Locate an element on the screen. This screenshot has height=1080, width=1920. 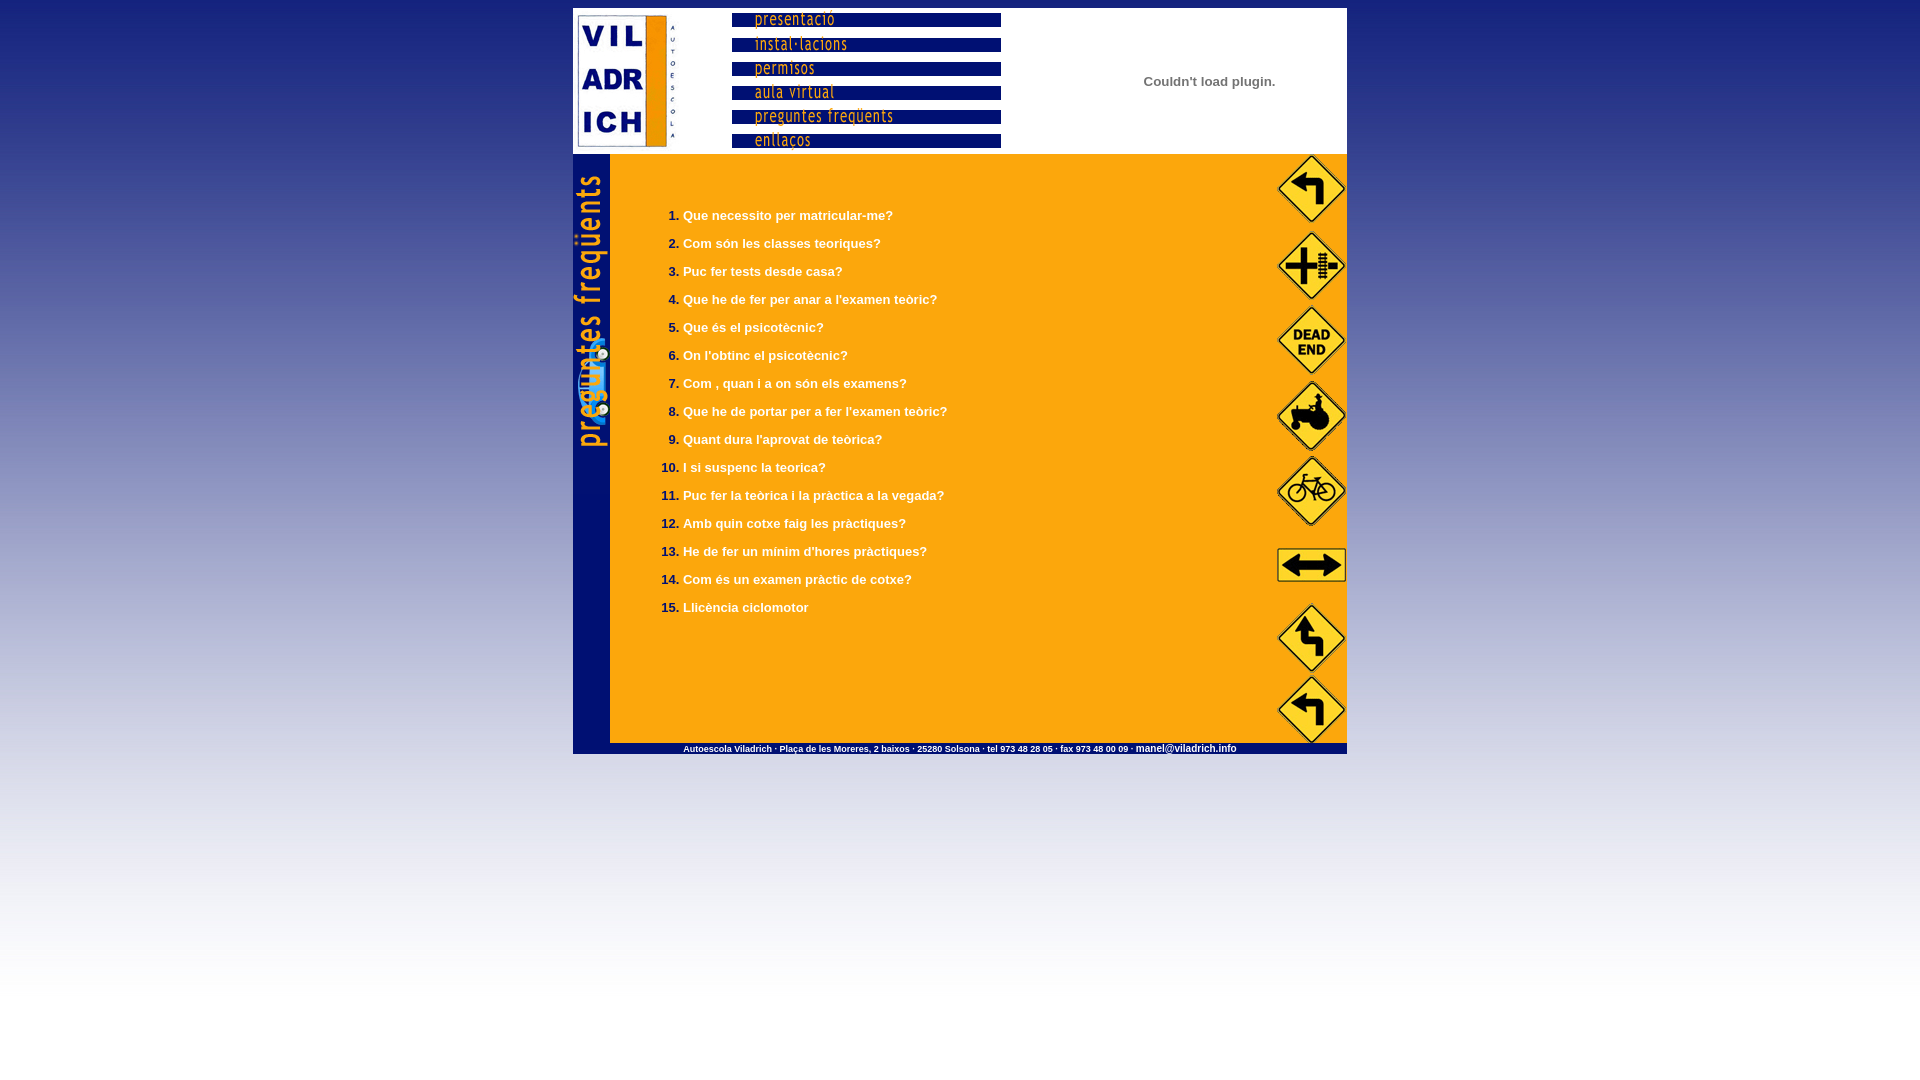
'I si suspenc la teorica?' is located at coordinates (753, 467).